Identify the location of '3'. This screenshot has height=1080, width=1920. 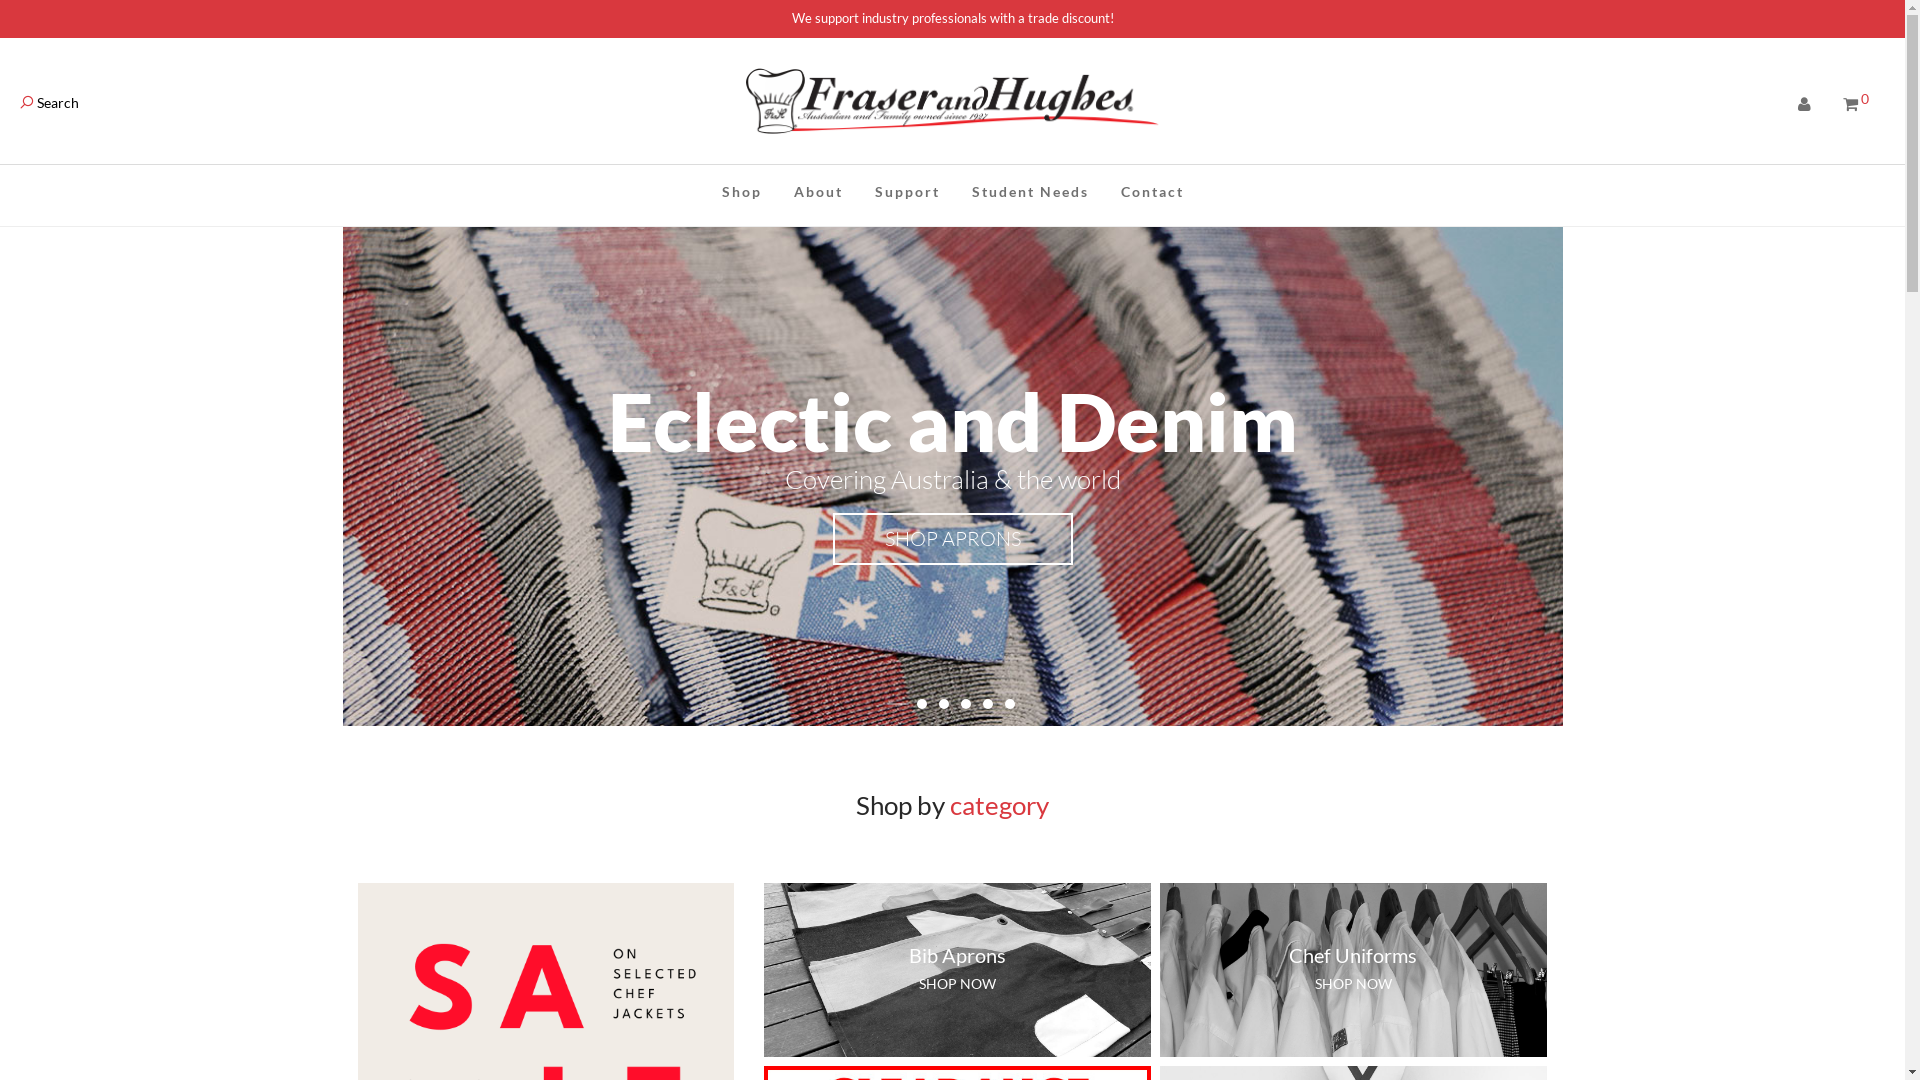
(941, 703).